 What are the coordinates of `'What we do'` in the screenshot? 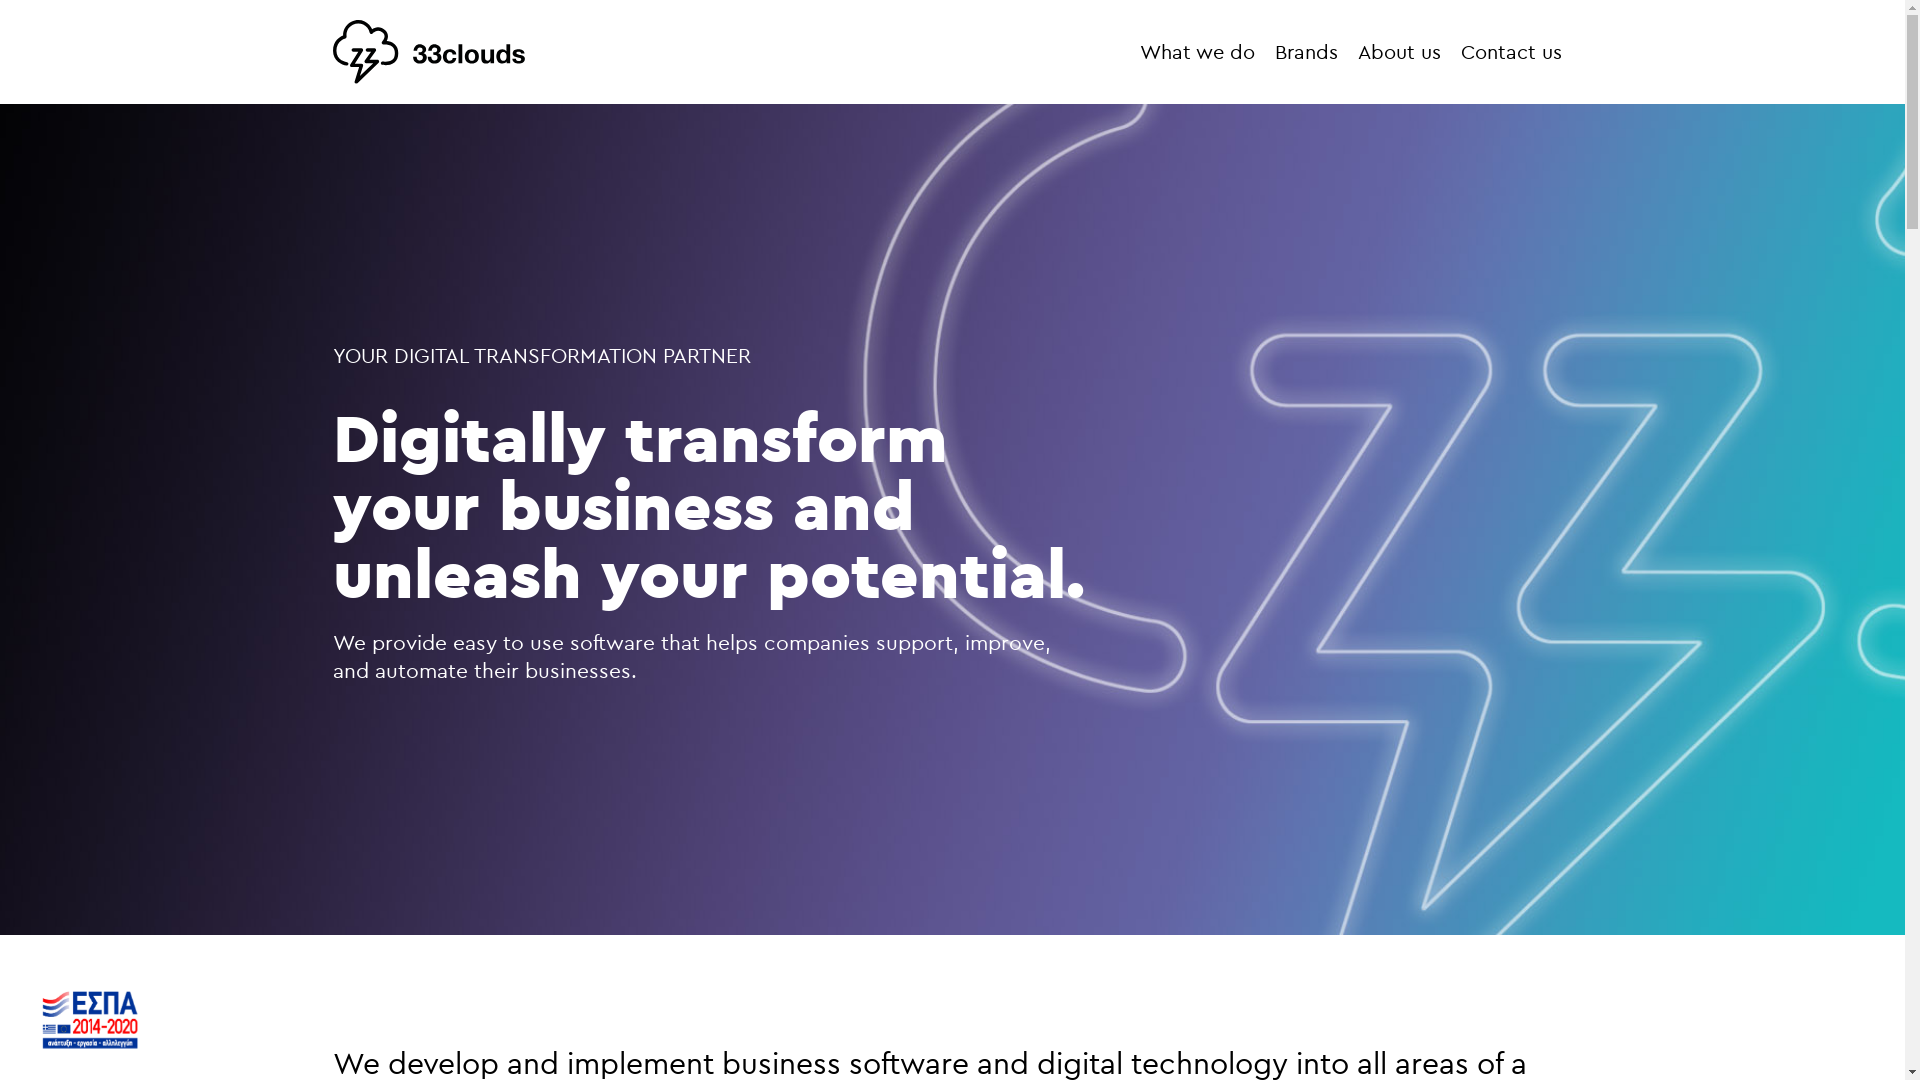 It's located at (1197, 50).